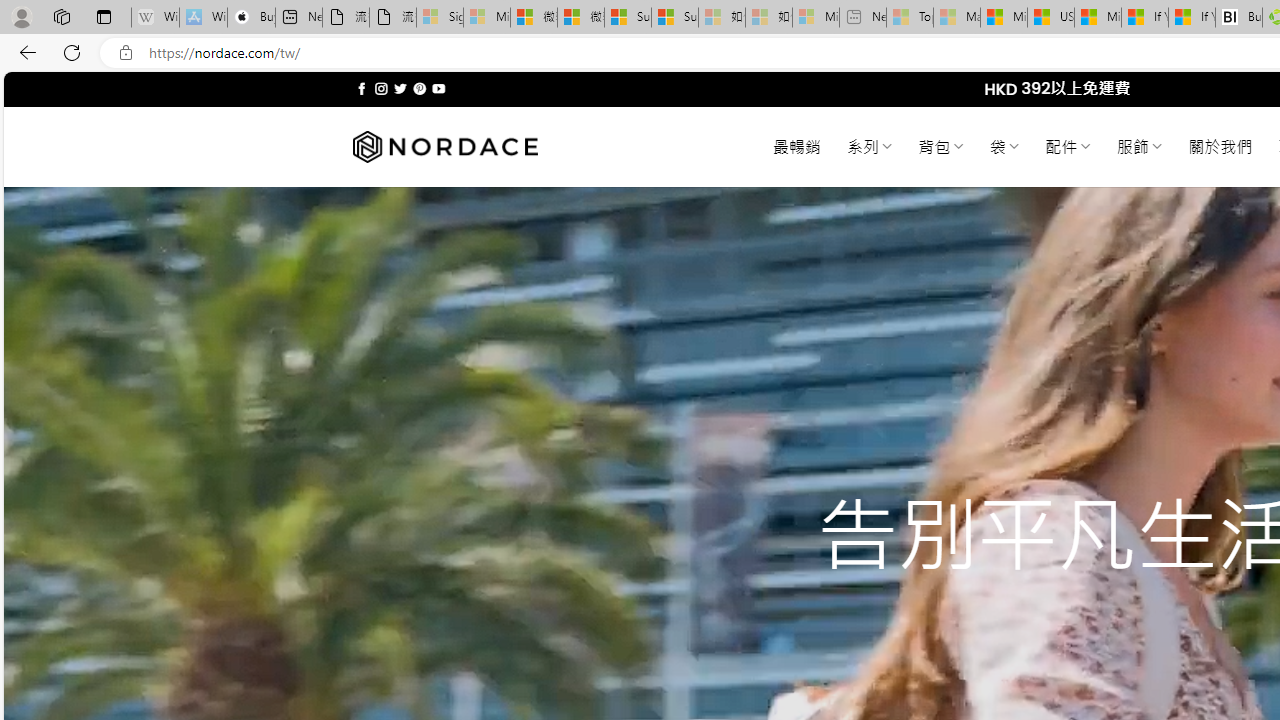  Describe the element at coordinates (438, 88) in the screenshot. I see `'Follow on YouTube'` at that location.